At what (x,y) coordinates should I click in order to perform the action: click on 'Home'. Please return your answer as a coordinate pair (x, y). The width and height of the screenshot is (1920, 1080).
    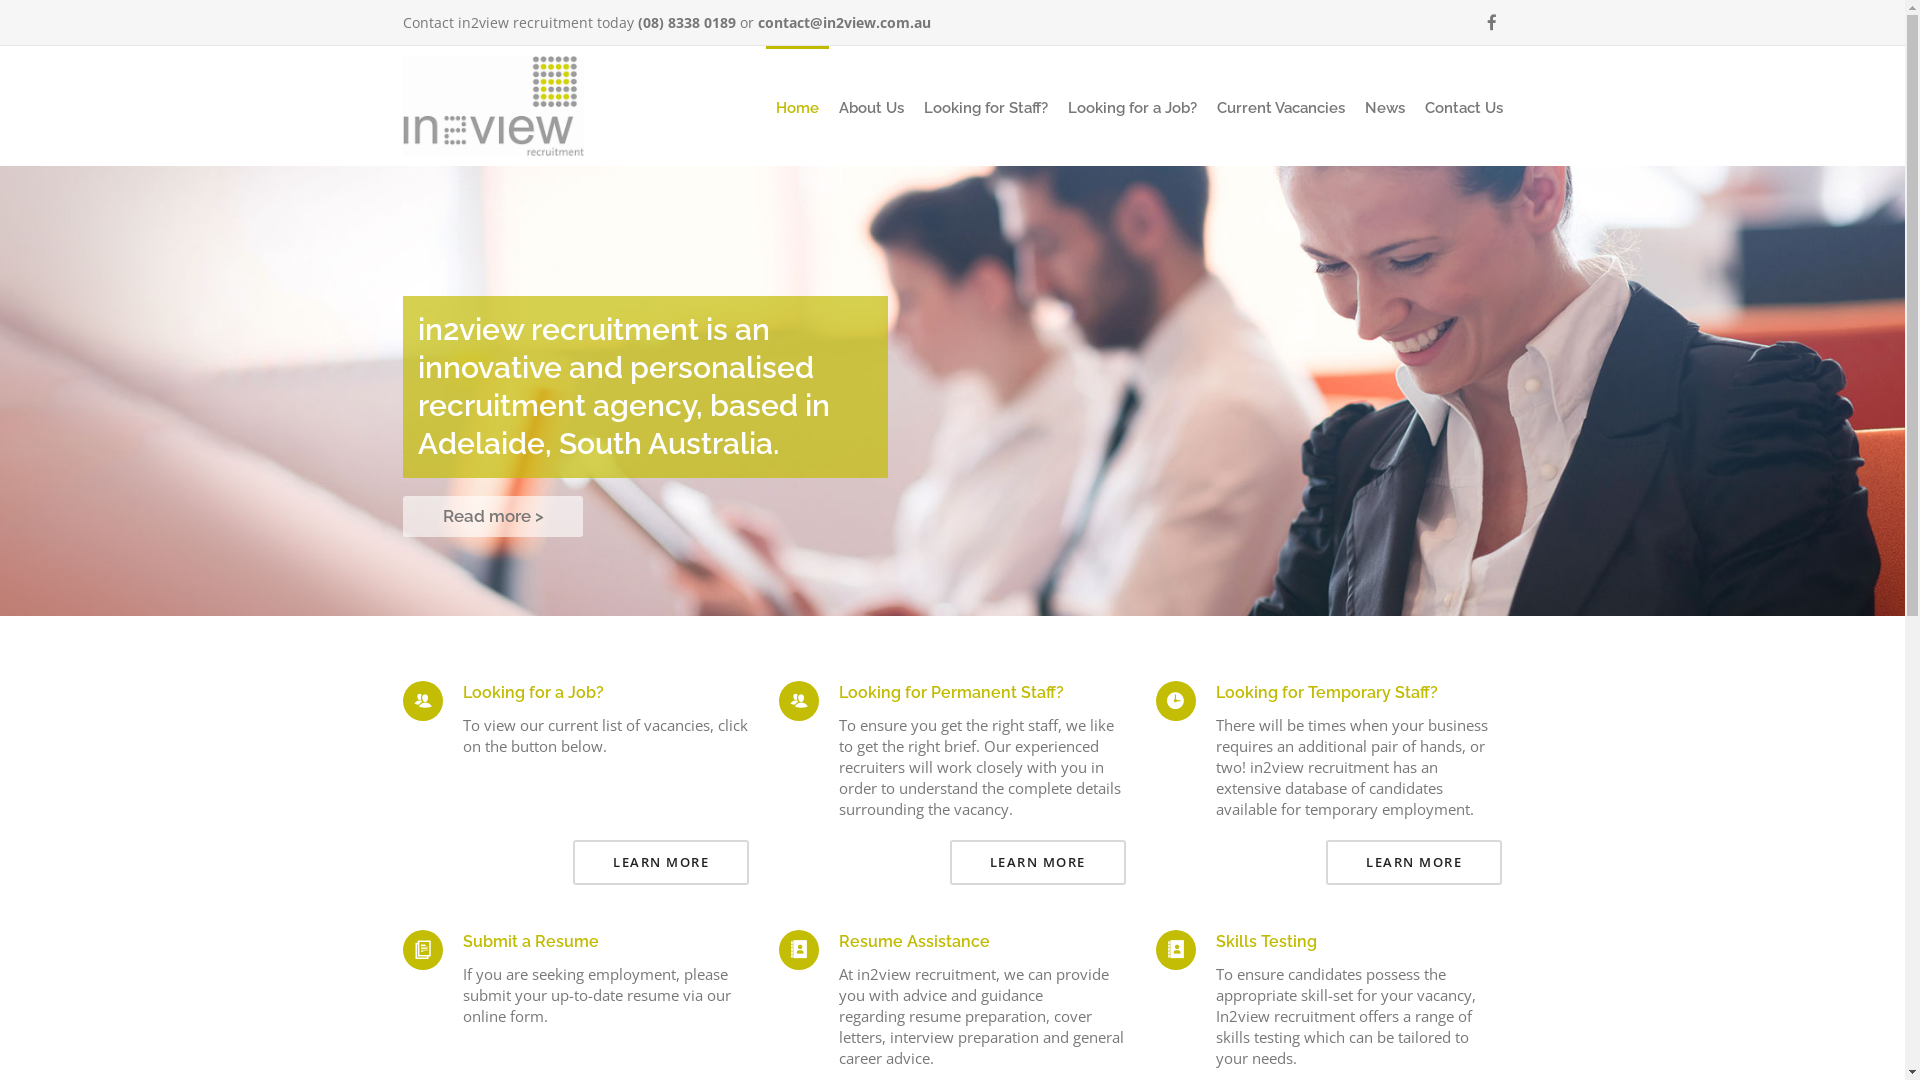
    Looking at the image, I should click on (796, 108).